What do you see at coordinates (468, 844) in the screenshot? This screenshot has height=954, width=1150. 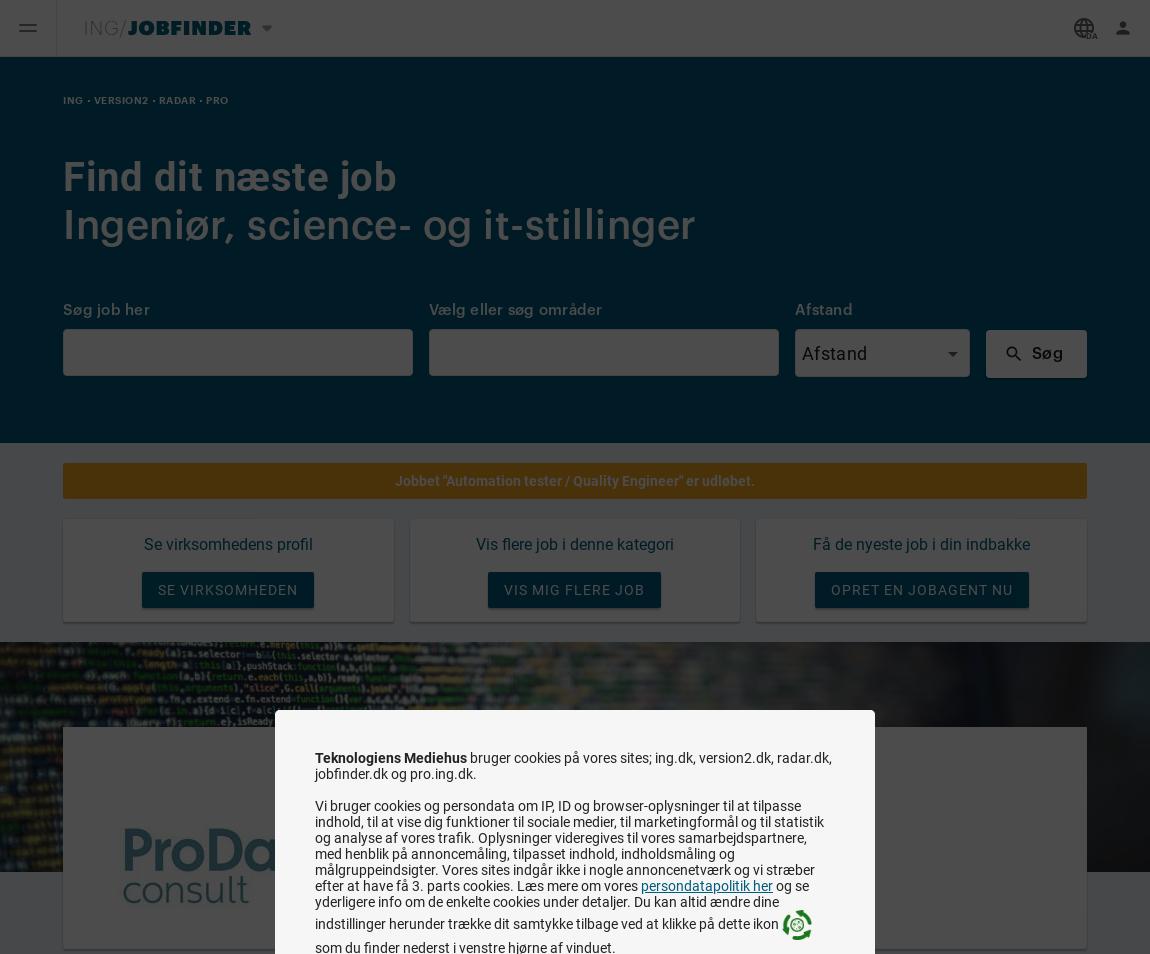 I see `'Arbejdssted'` at bounding box center [468, 844].